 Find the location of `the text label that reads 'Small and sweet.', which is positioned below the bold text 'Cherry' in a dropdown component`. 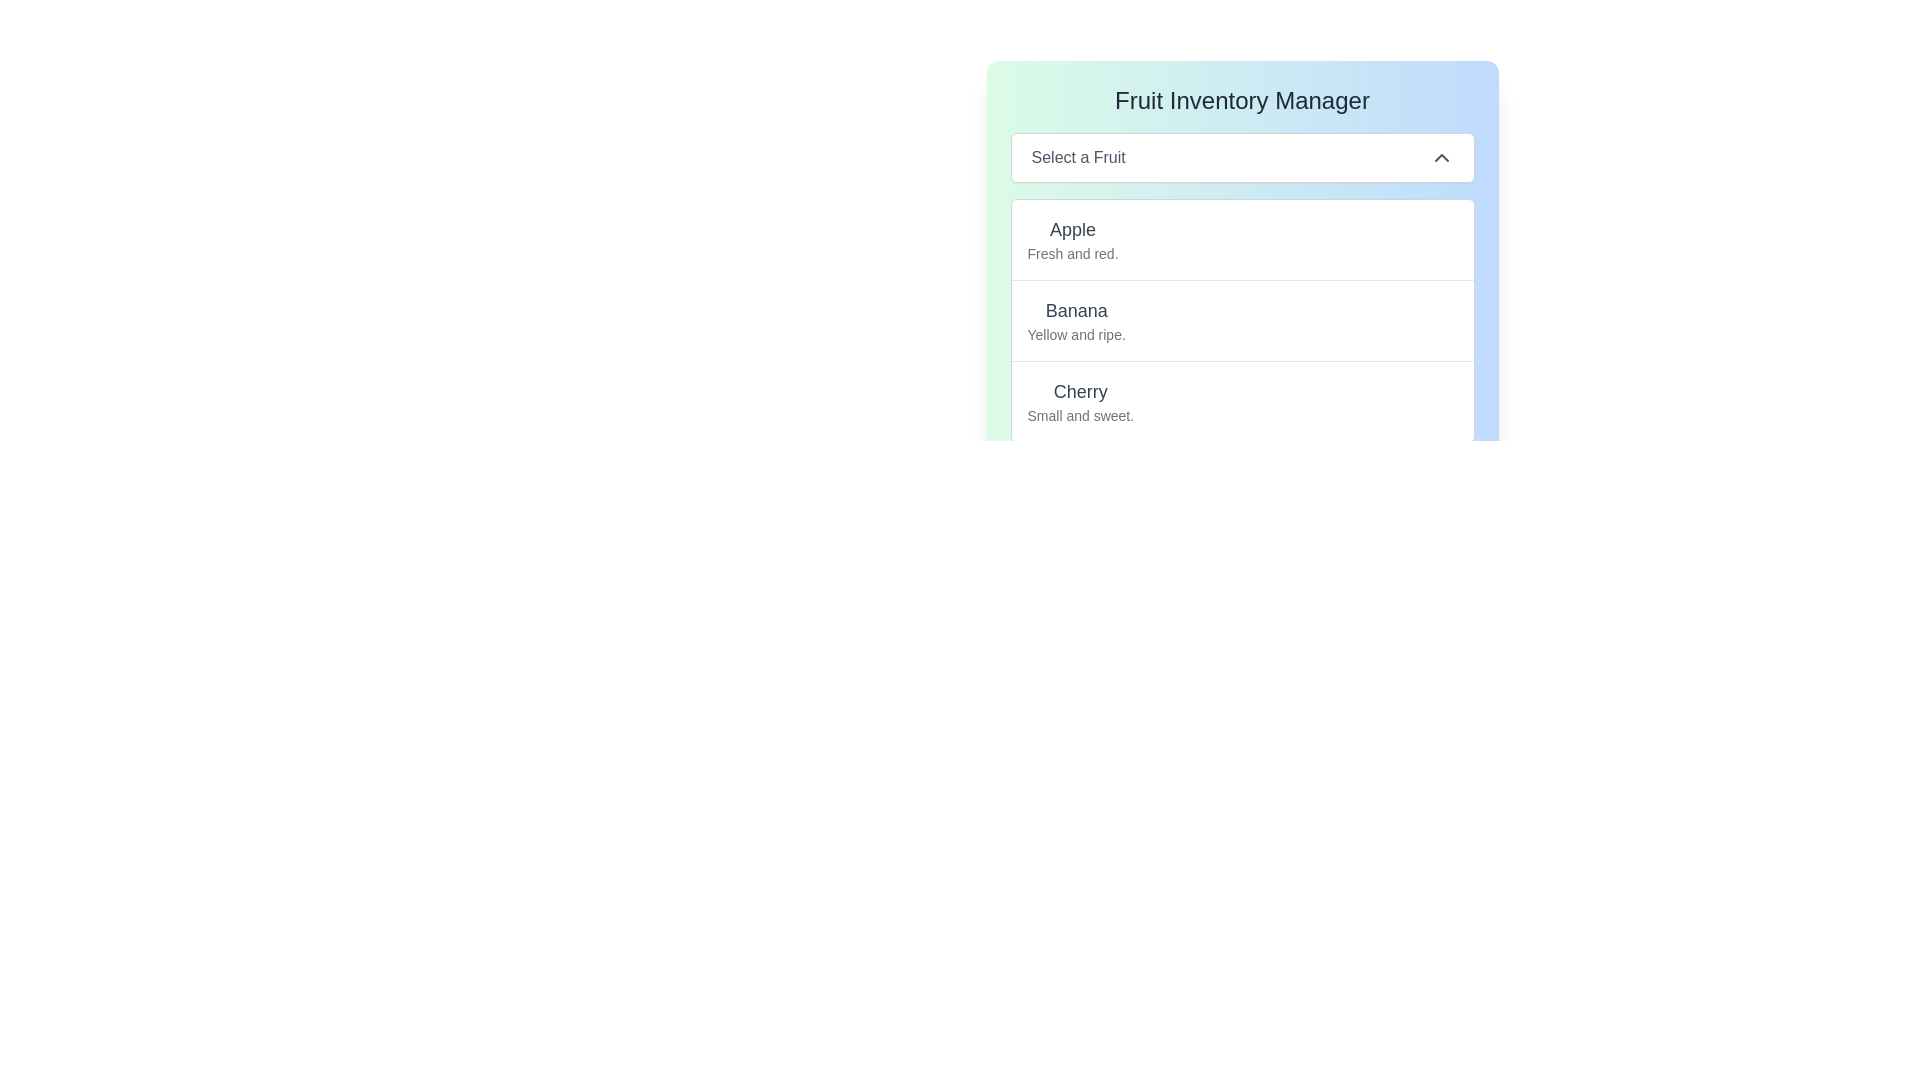

the text label that reads 'Small and sweet.', which is positioned below the bold text 'Cherry' in a dropdown component is located at coordinates (1079, 415).